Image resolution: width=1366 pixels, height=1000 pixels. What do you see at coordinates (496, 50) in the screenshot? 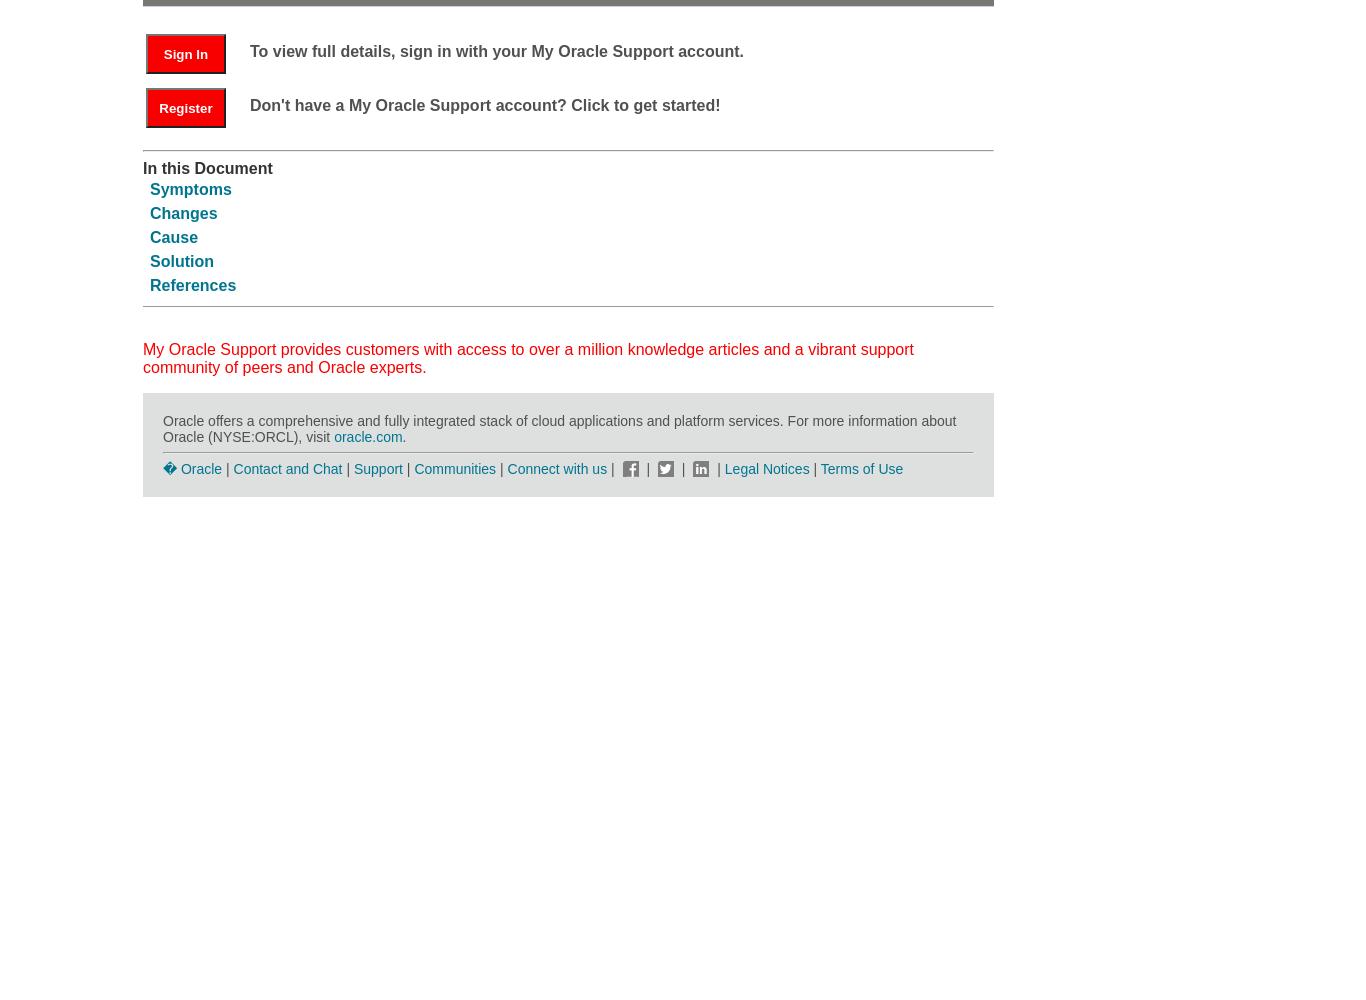
I see `'To view full details, sign in with your My Oracle Support account.'` at bounding box center [496, 50].